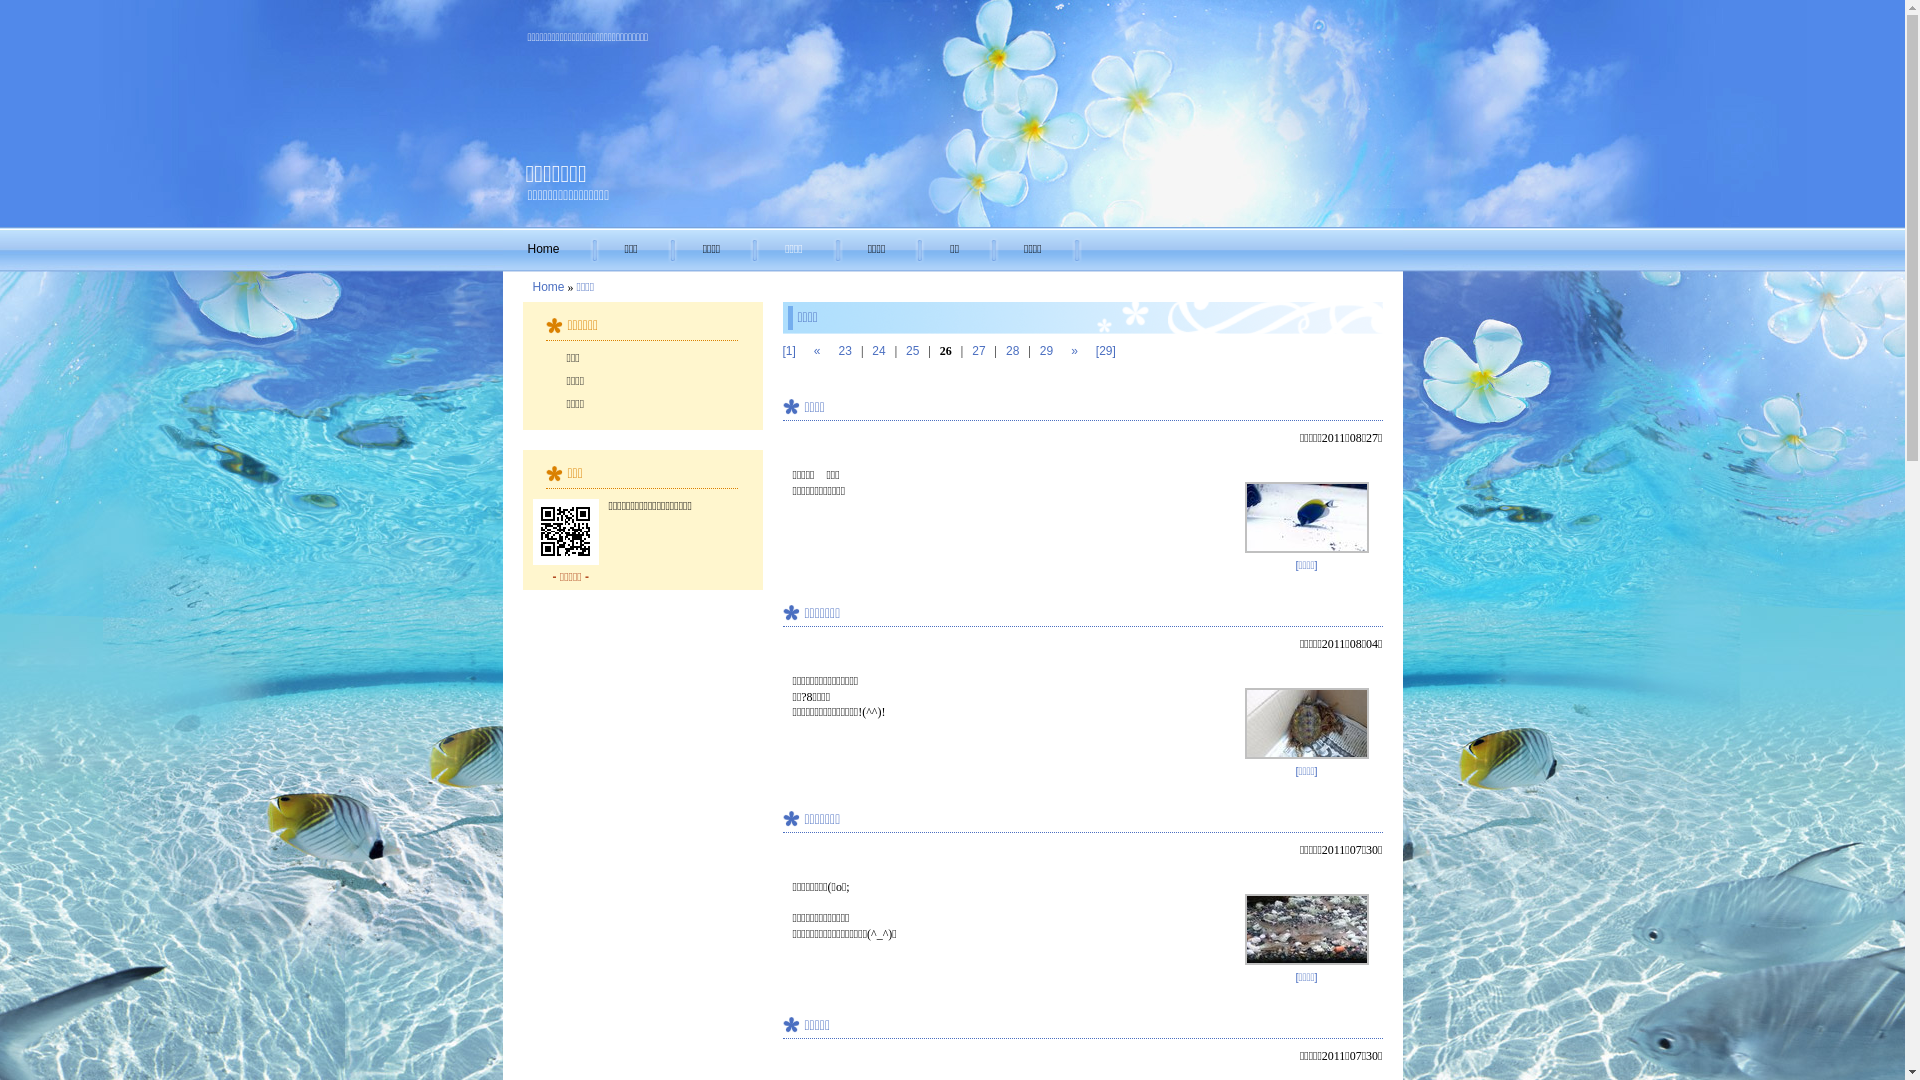  Describe the element at coordinates (787, 350) in the screenshot. I see `'[1]'` at that location.